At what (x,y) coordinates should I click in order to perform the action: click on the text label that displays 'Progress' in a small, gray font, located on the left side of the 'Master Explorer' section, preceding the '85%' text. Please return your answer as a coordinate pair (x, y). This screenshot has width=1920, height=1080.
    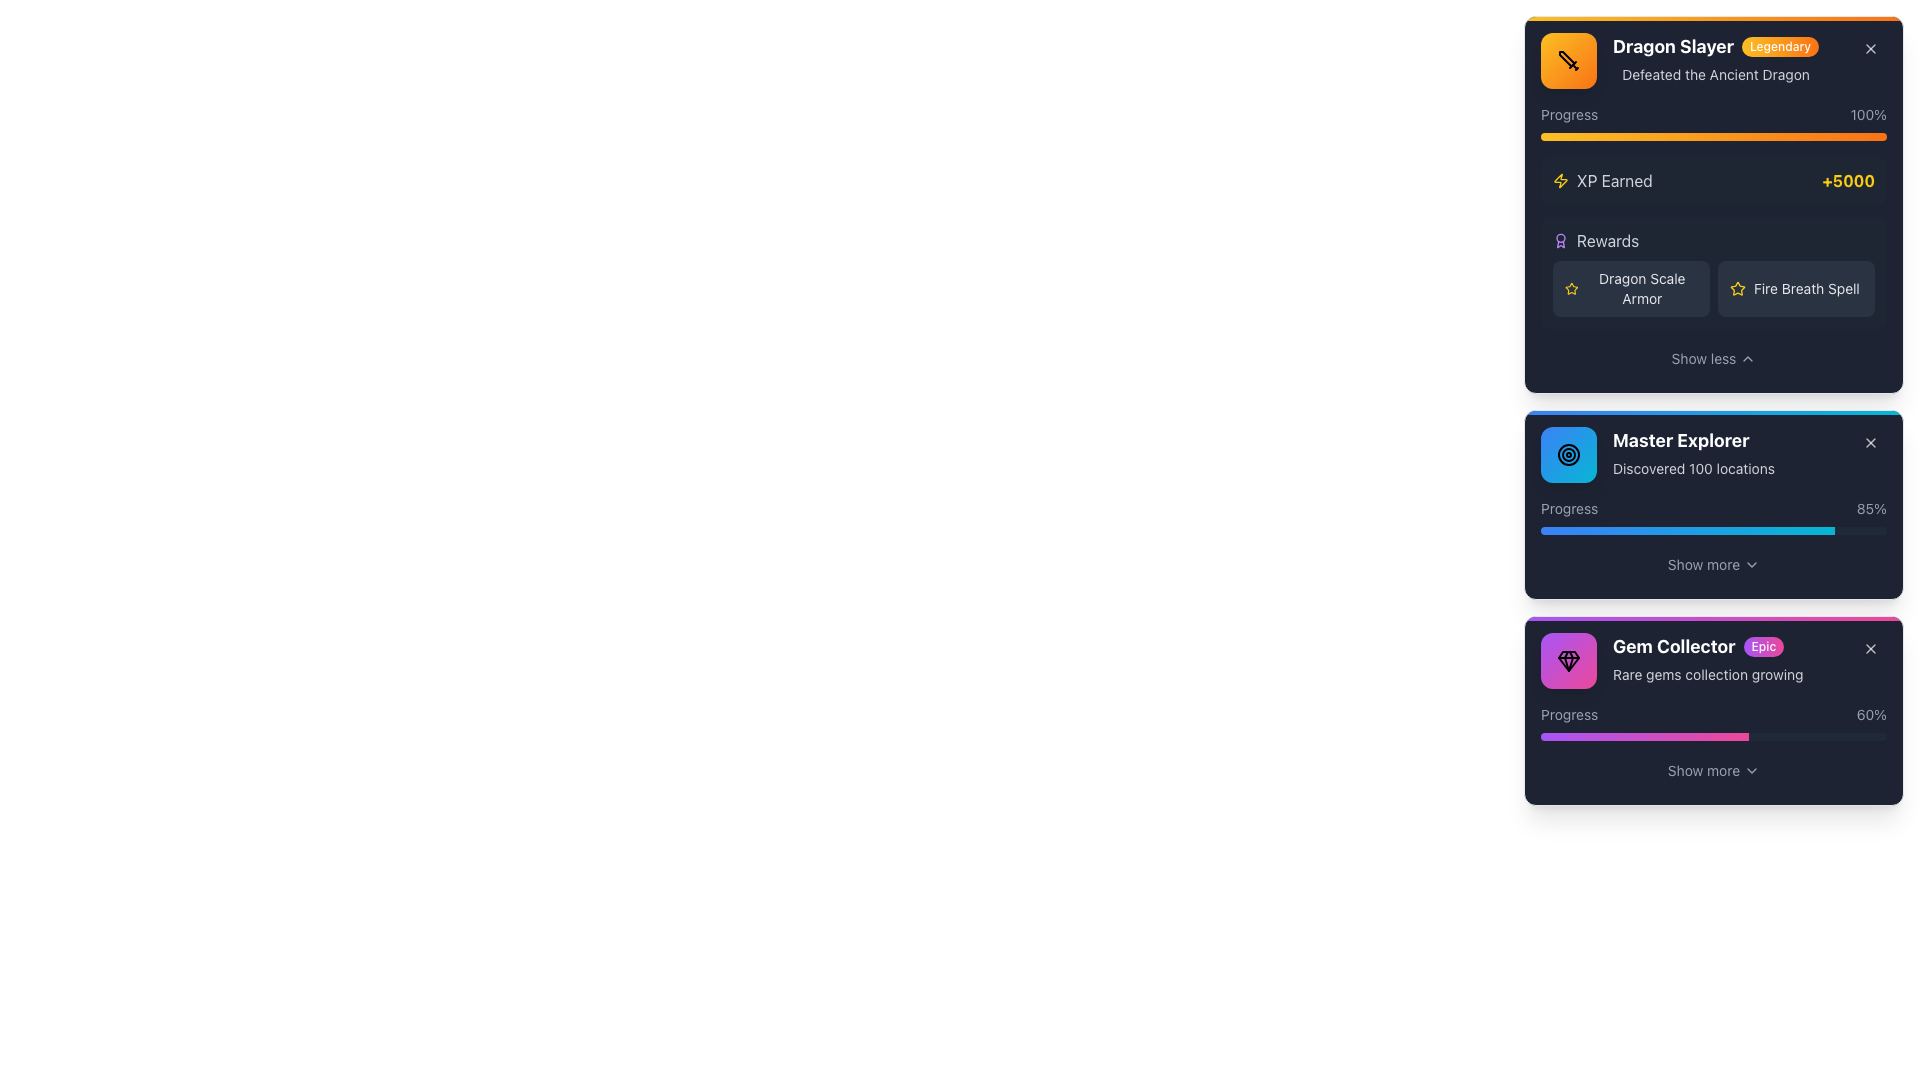
    Looking at the image, I should click on (1568, 508).